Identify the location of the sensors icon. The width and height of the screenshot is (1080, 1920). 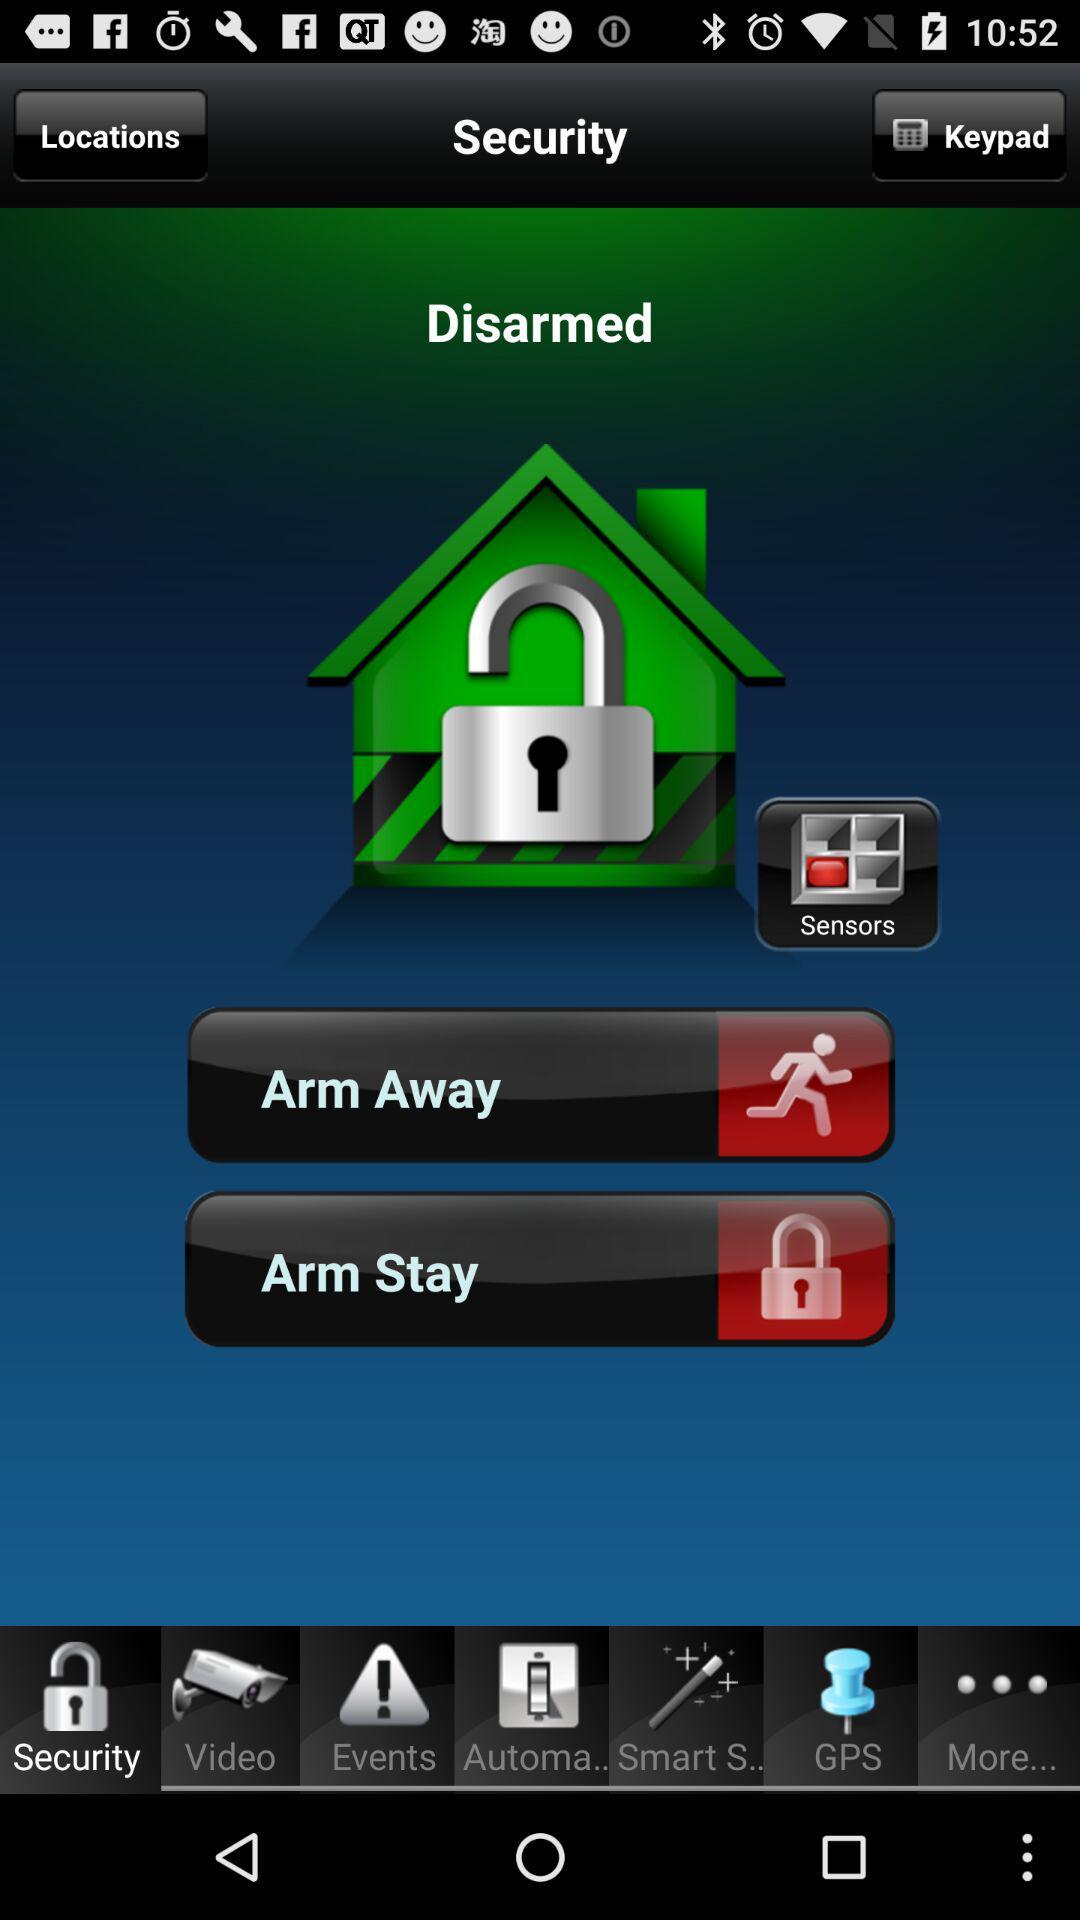
(847, 874).